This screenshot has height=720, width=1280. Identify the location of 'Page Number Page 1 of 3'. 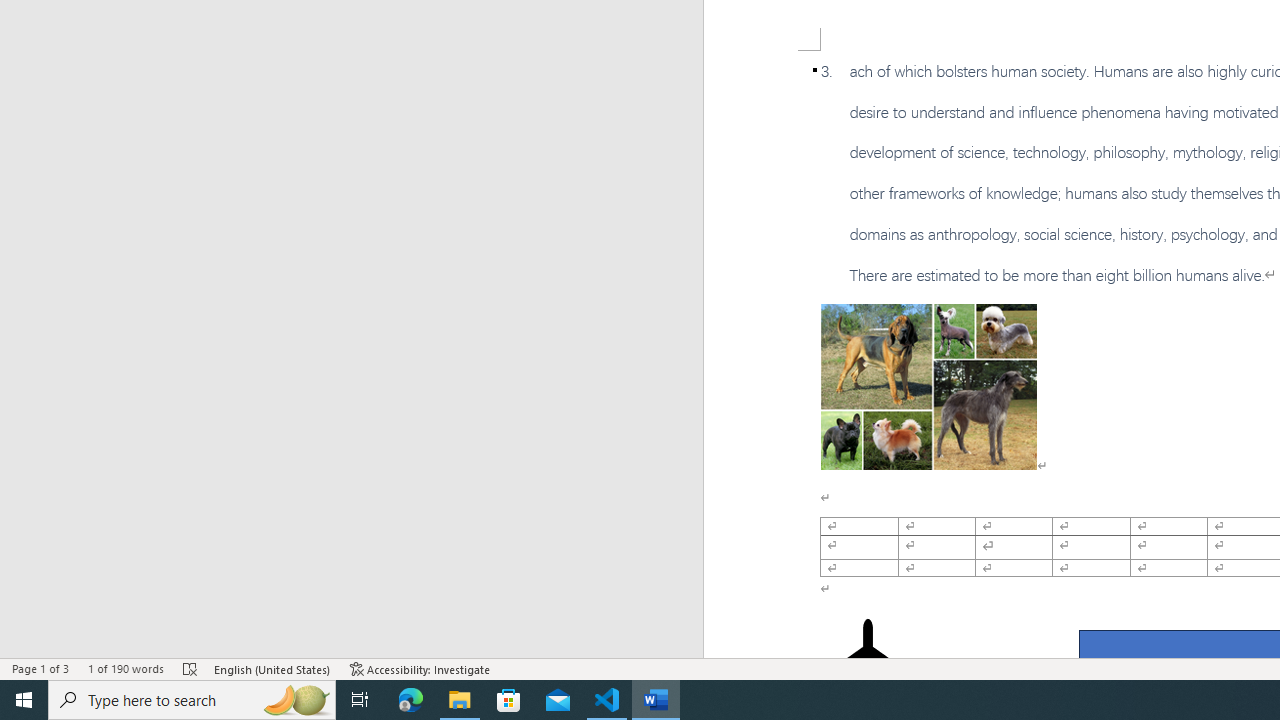
(40, 669).